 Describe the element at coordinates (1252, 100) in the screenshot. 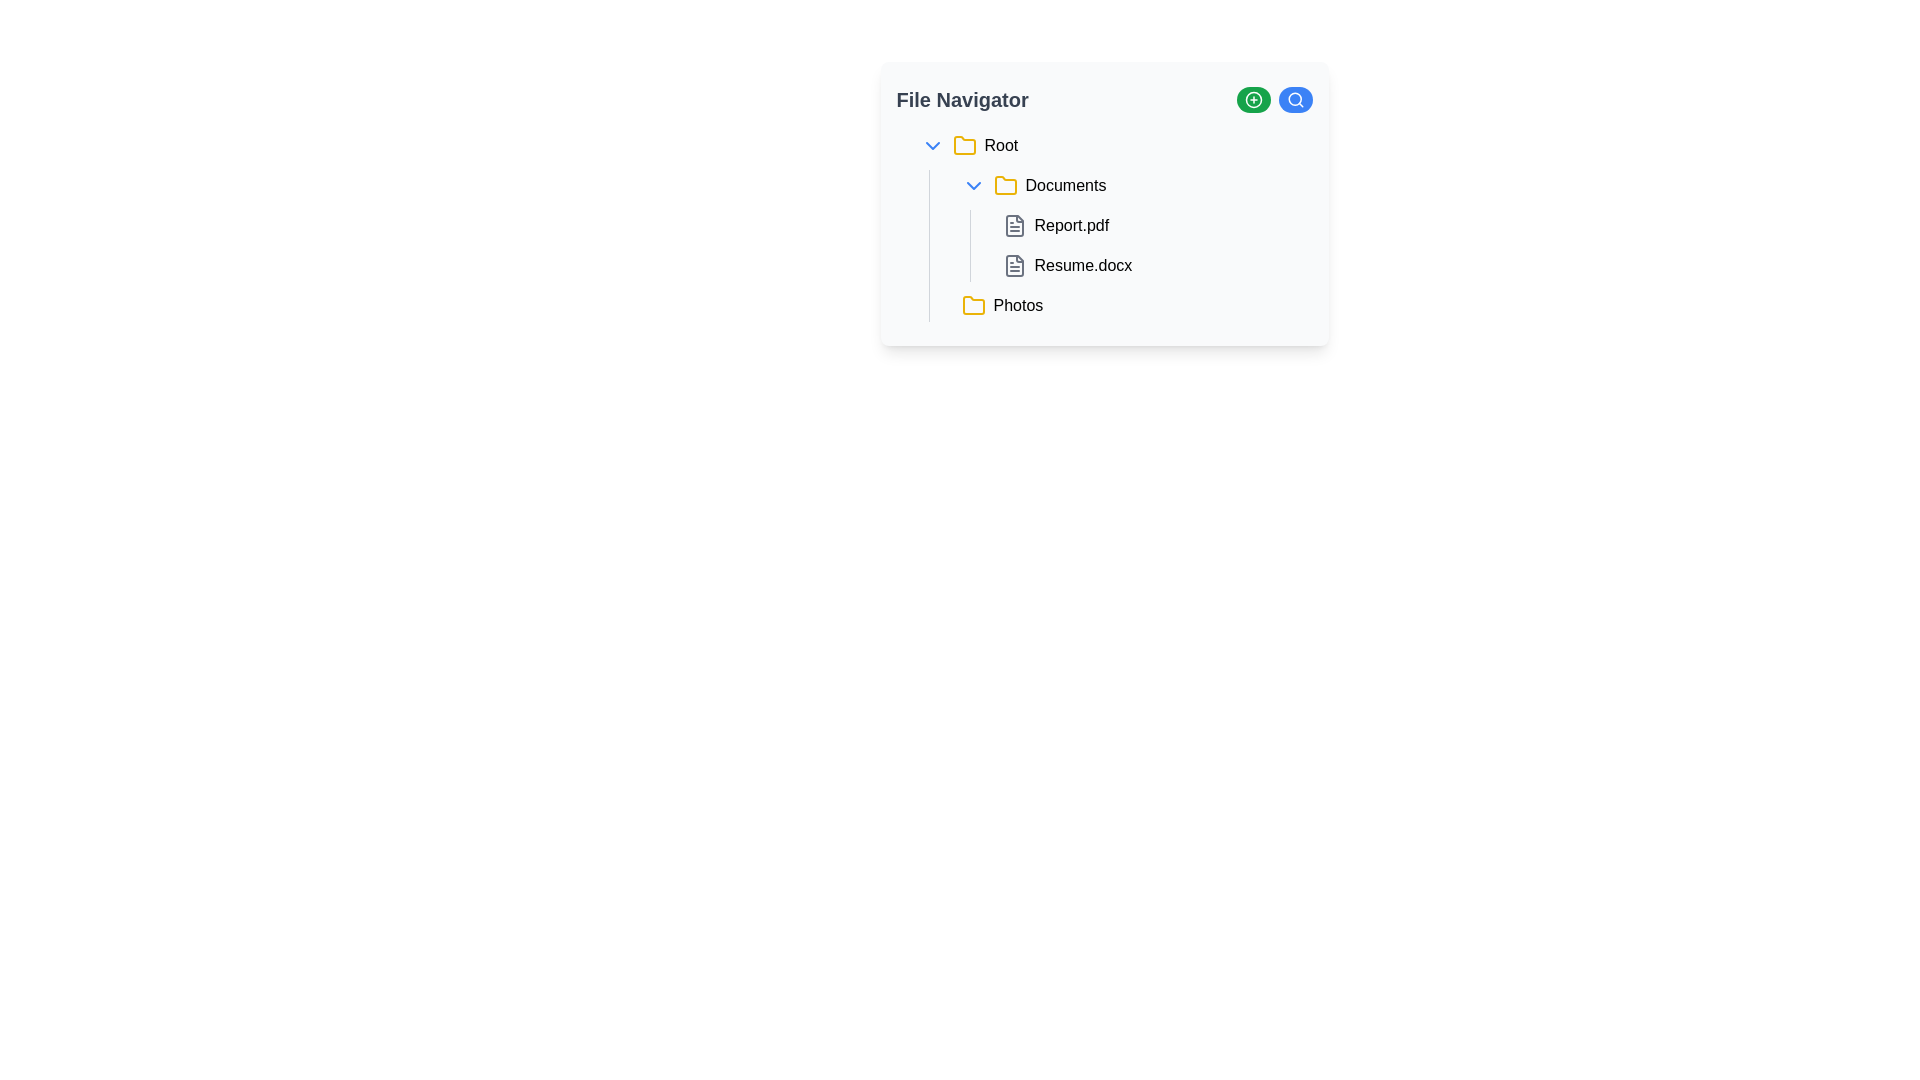

I see `the circular SVG icon representing a plus sign located at the top right corner of the UI panel if it is interactive` at that location.